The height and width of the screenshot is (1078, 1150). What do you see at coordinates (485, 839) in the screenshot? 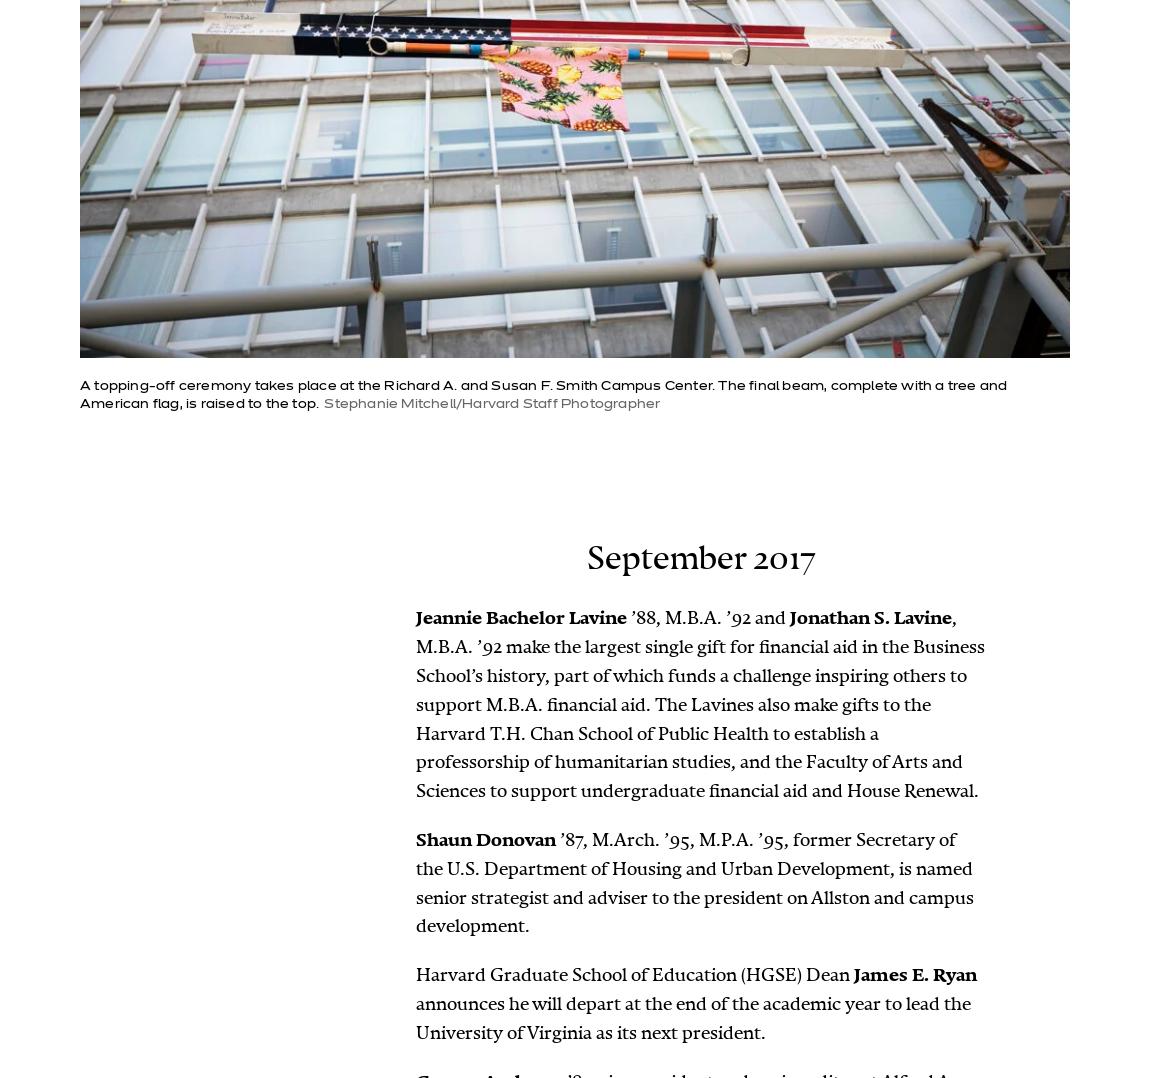
I see `'Shaun Donovan'` at bounding box center [485, 839].